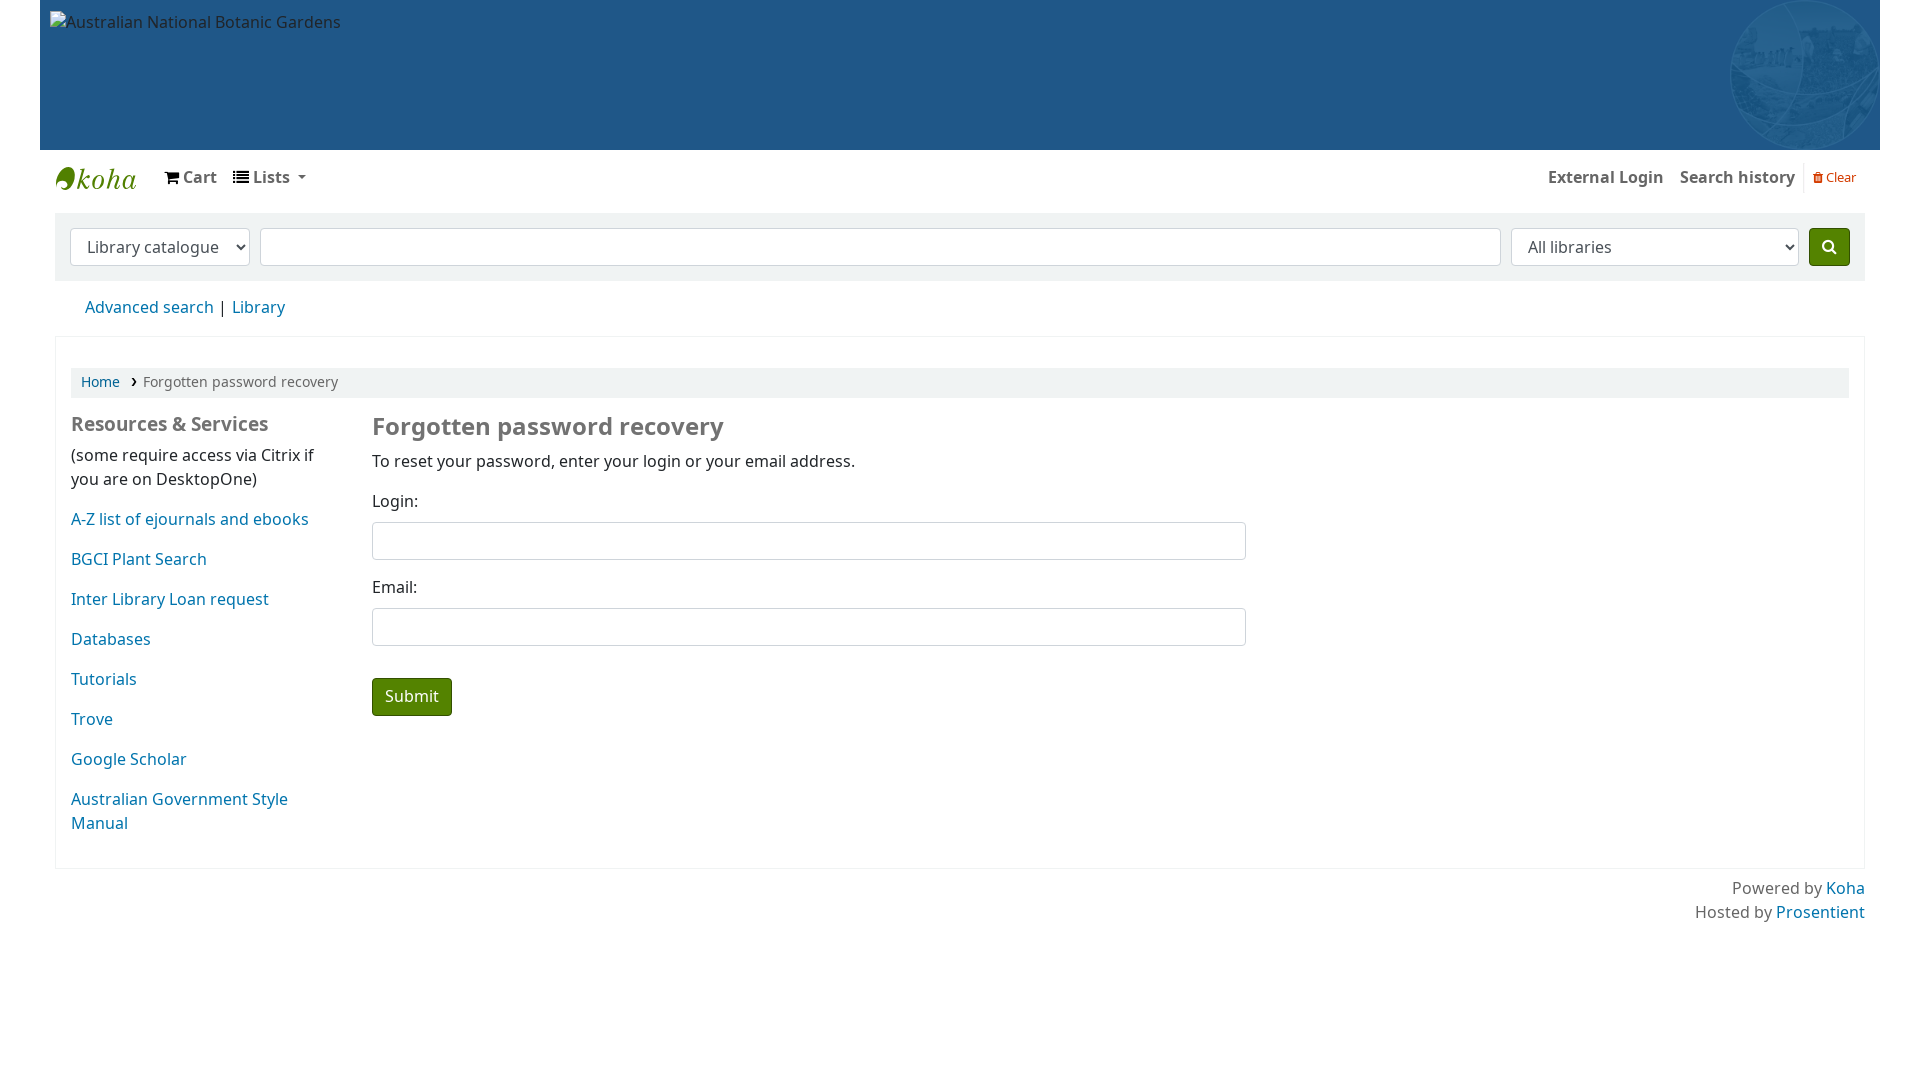  I want to click on 'Lists', so click(268, 176).